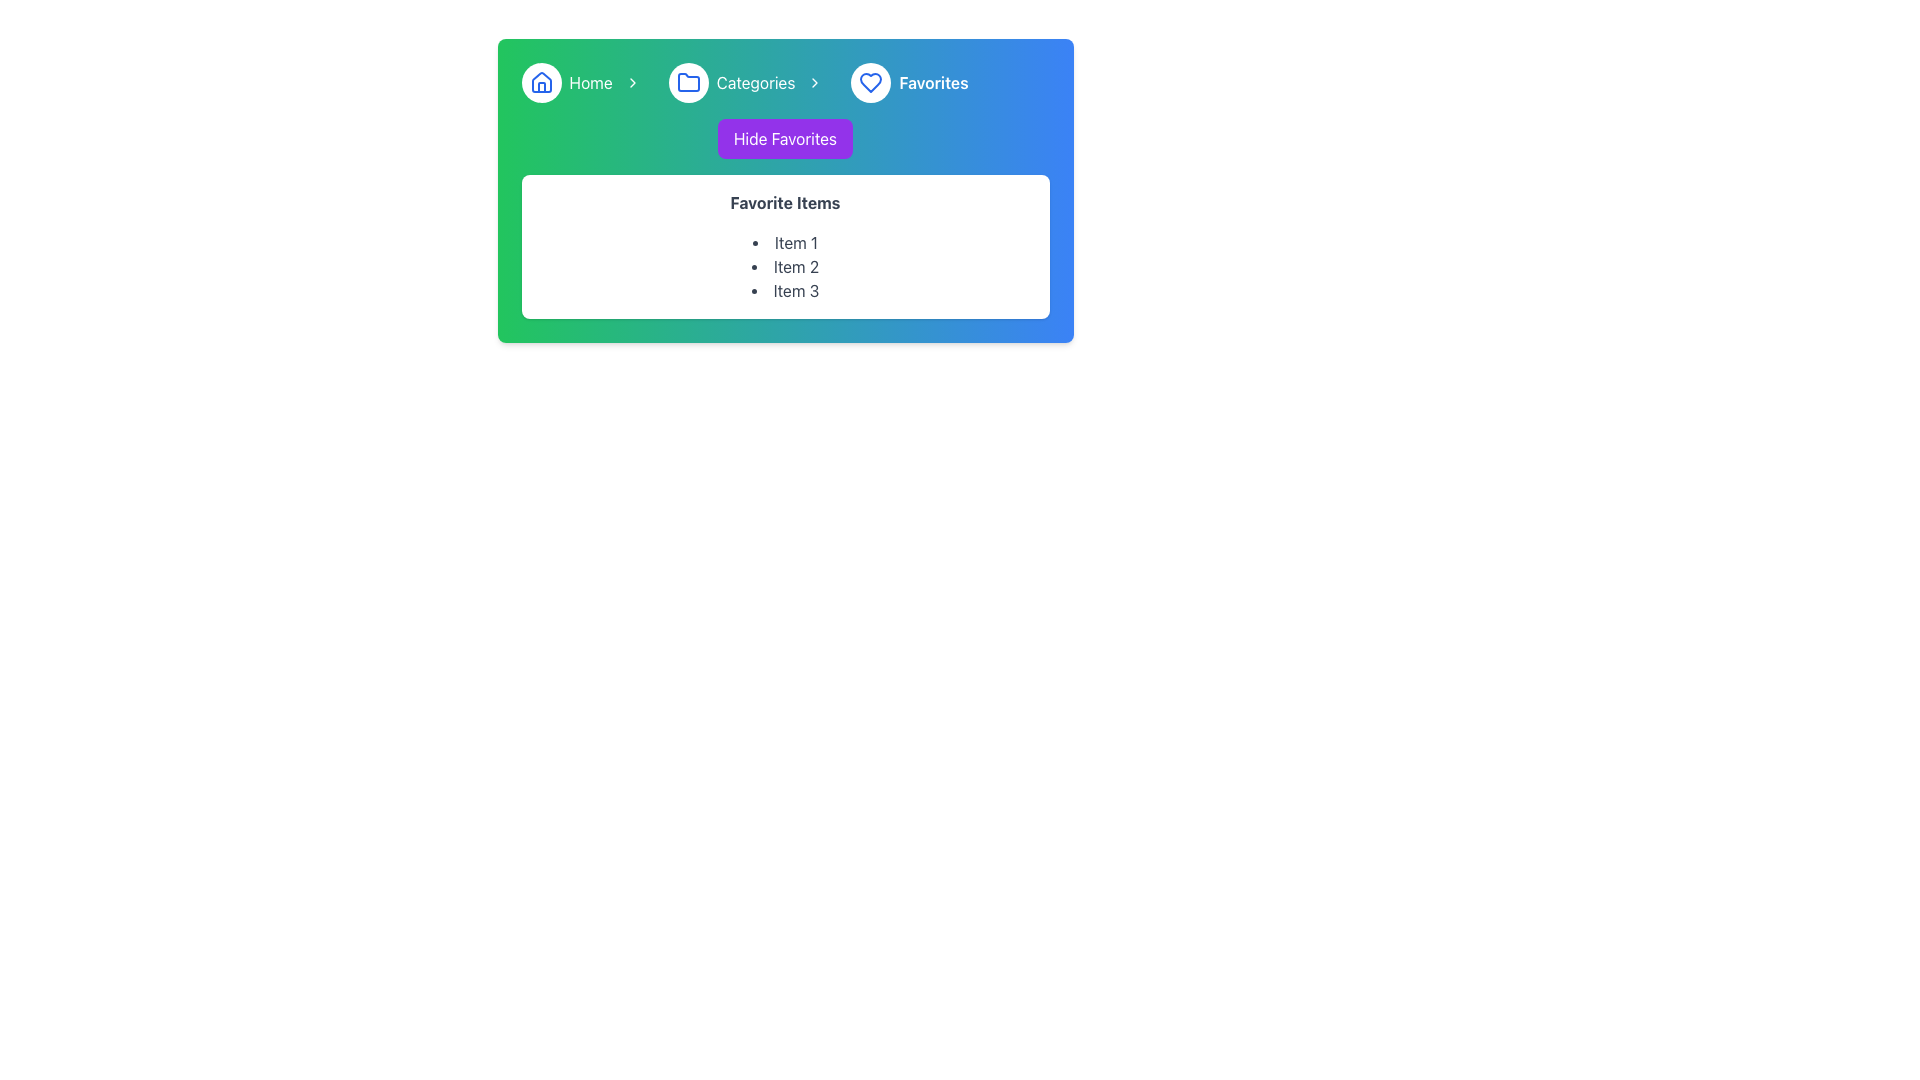 This screenshot has width=1920, height=1080. Describe the element at coordinates (784, 137) in the screenshot. I see `the button that toggles the visibility of the 'Favorites' section` at that location.